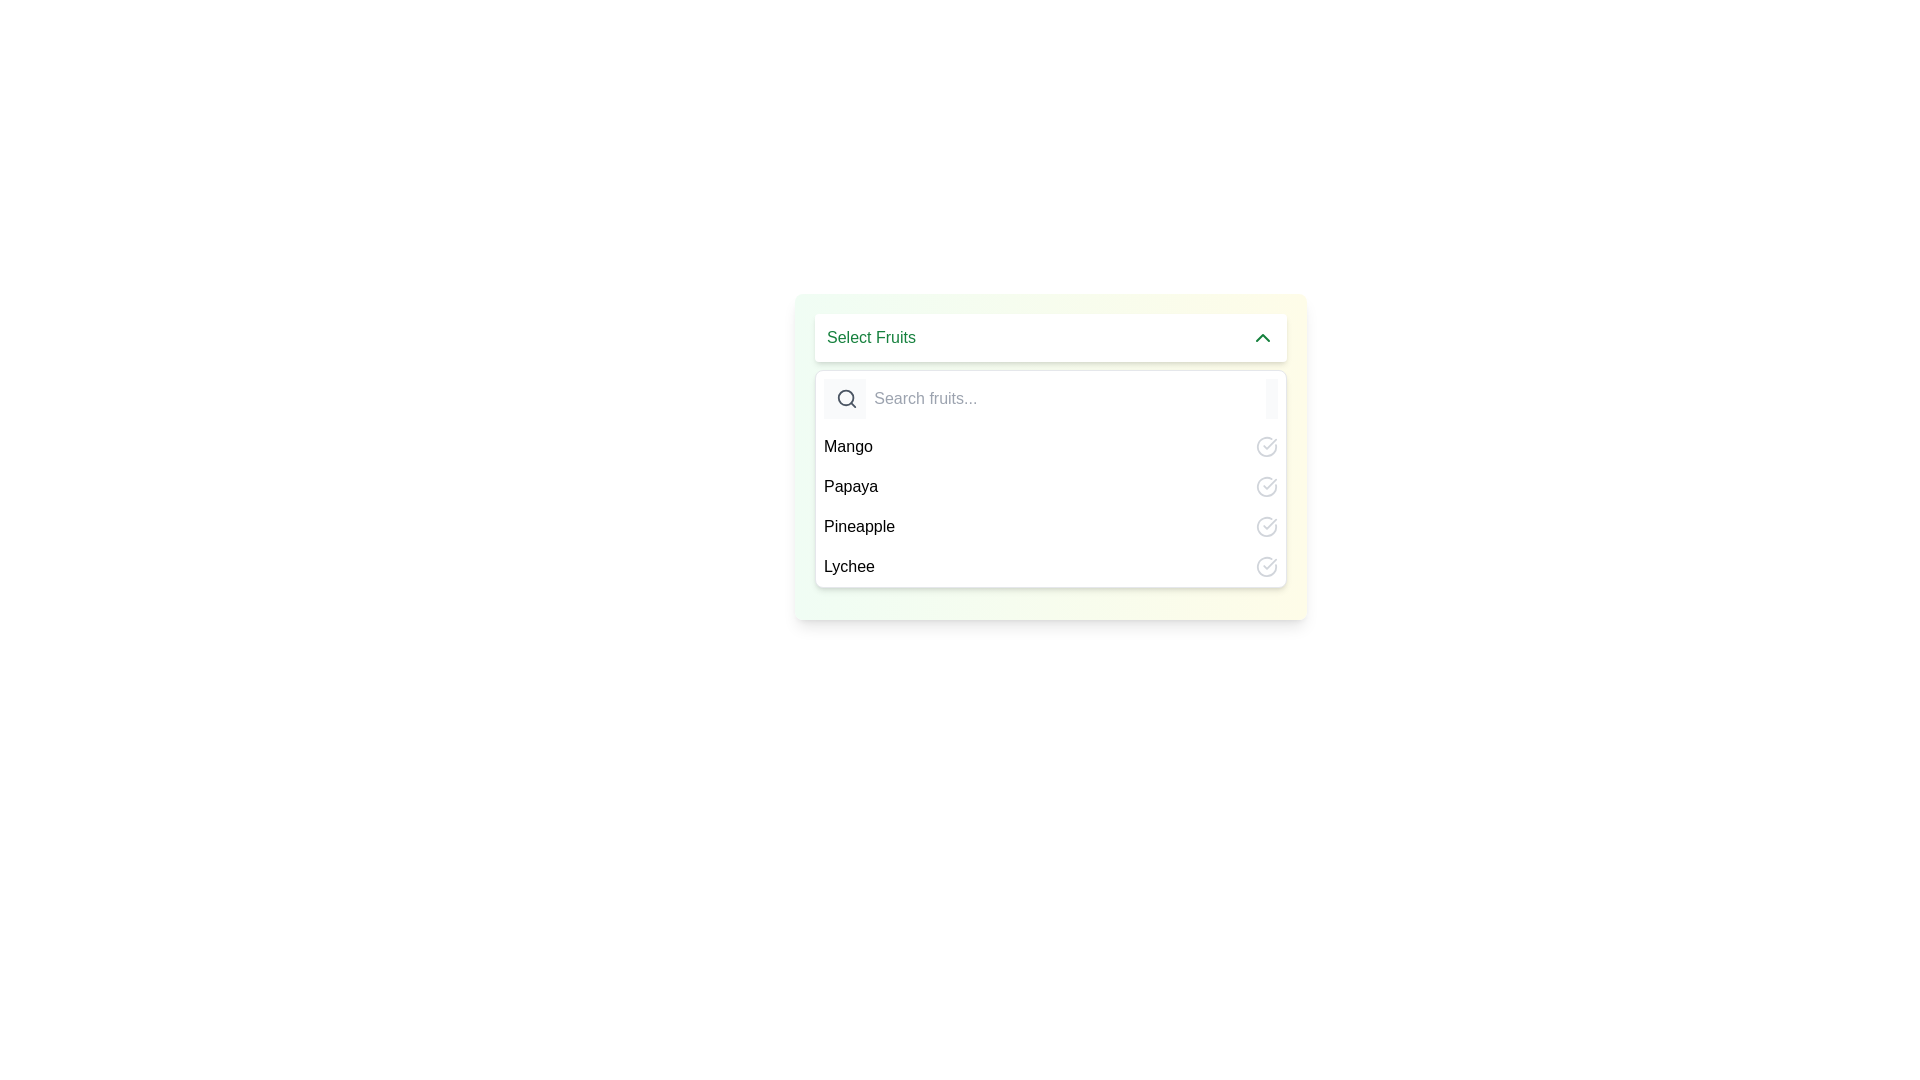 The image size is (1920, 1080). What do you see at coordinates (1065, 398) in the screenshot?
I see `the search input field for filtering fruit queries, which is centrally positioned in the dropdown interface labeled 'Select Fruits'` at bounding box center [1065, 398].